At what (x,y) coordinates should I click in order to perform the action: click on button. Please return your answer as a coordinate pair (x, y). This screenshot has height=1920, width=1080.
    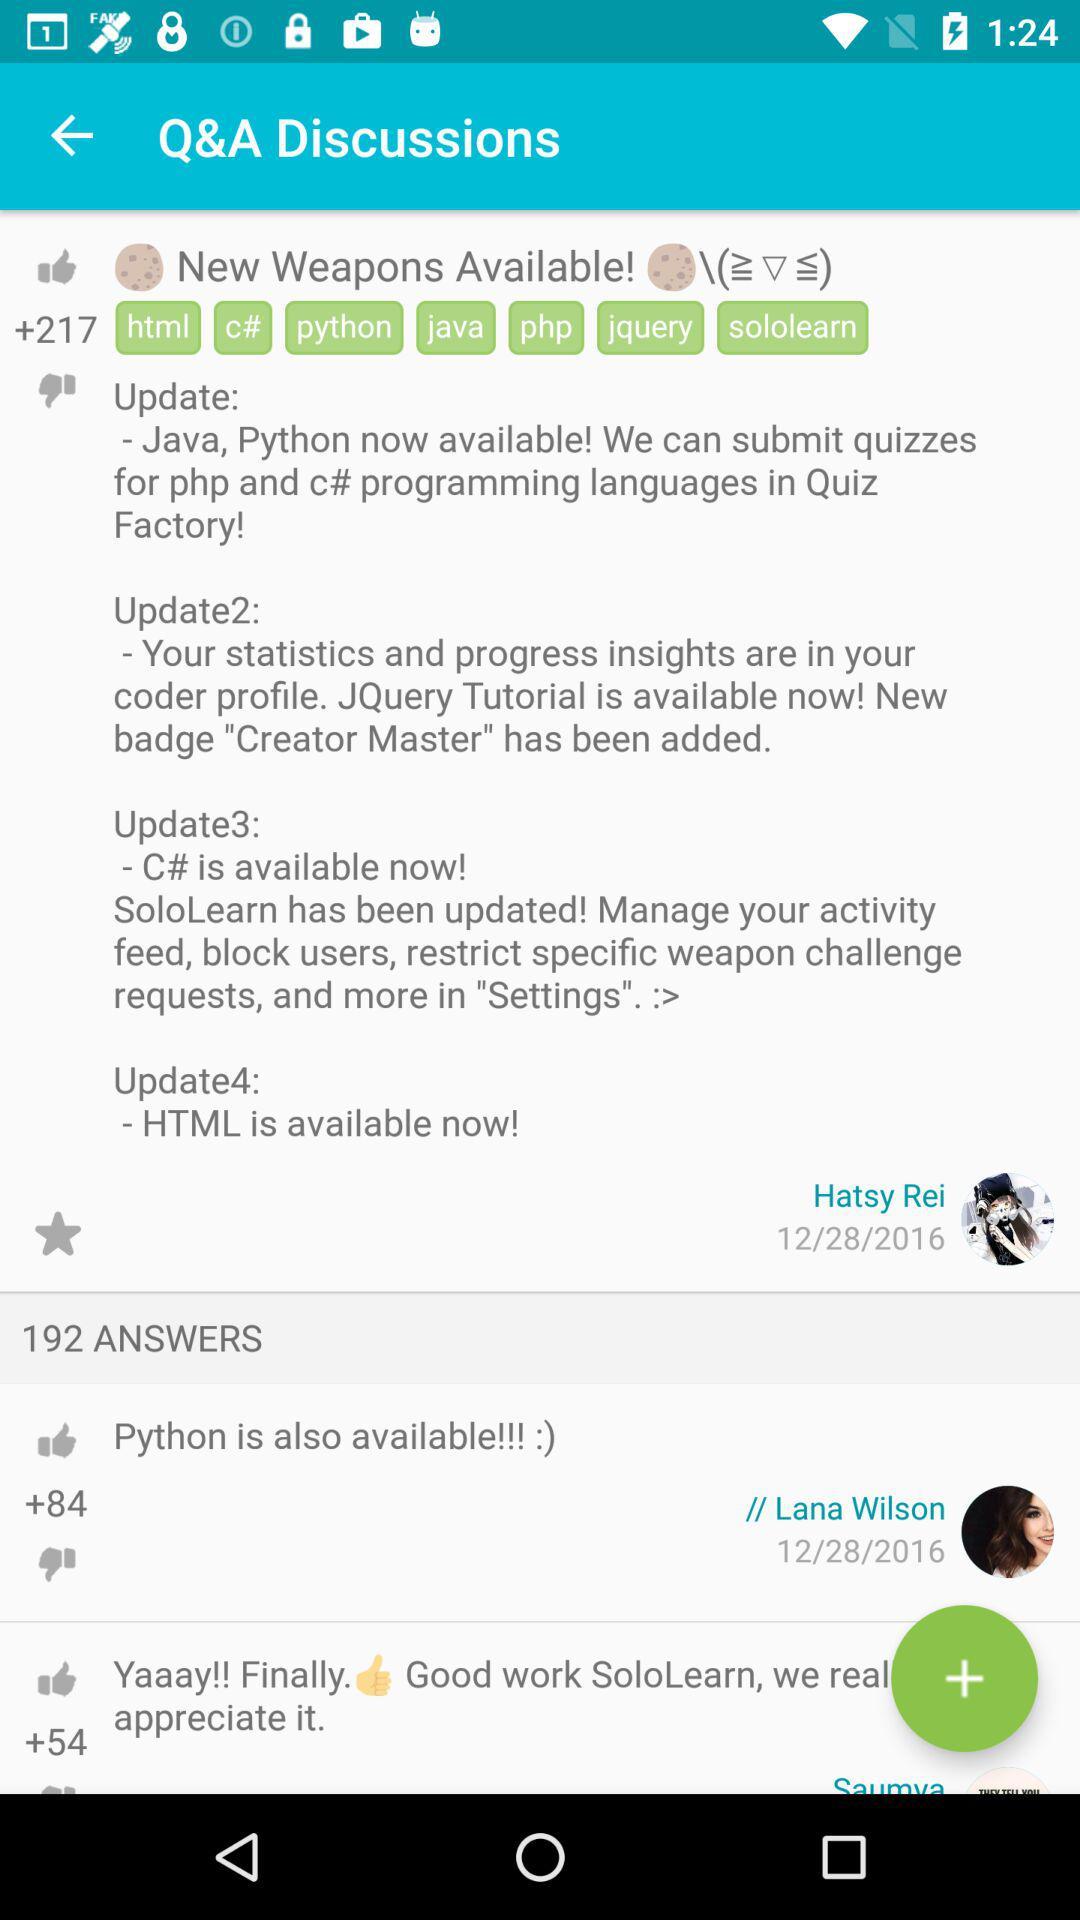
    Looking at the image, I should click on (963, 1678).